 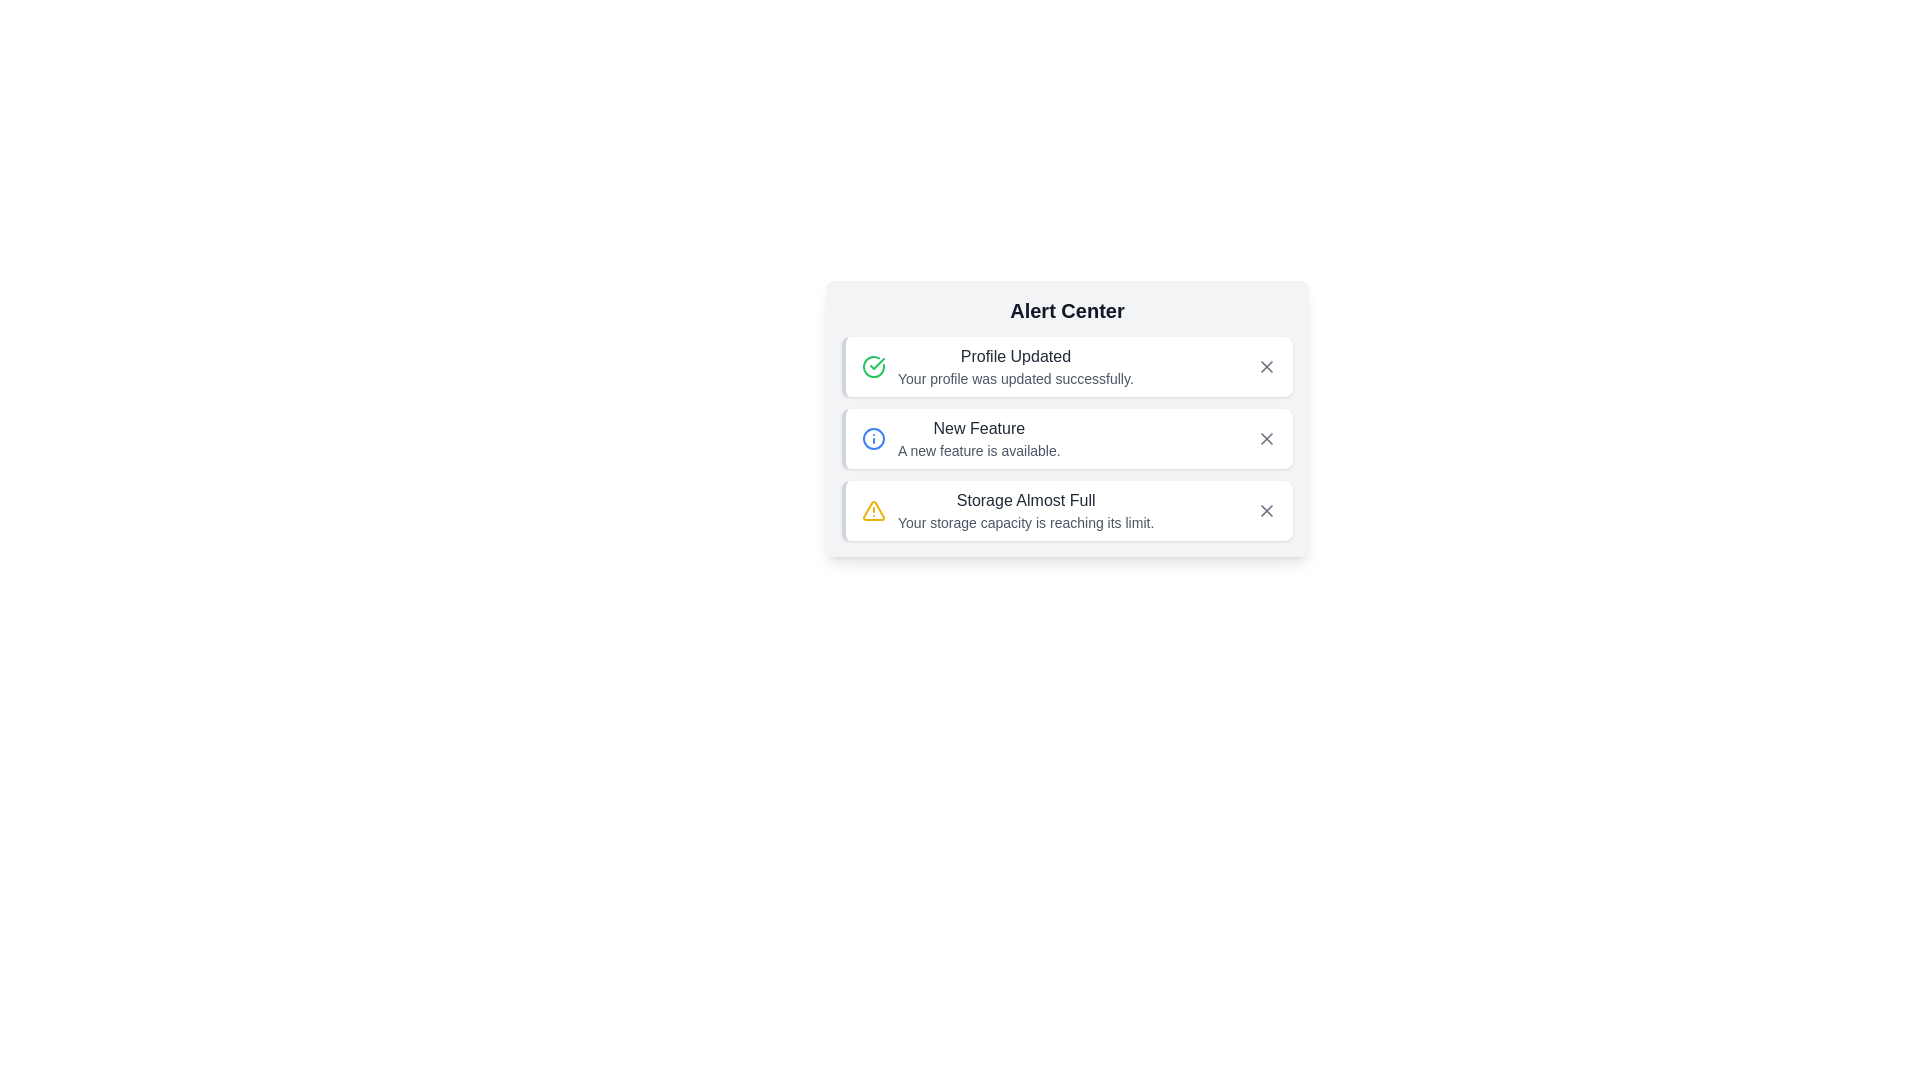 What do you see at coordinates (1266, 509) in the screenshot?
I see `the 'X' button located at the far-right edge of the 'Storage Almost Full' notification panel to trigger a style change` at bounding box center [1266, 509].